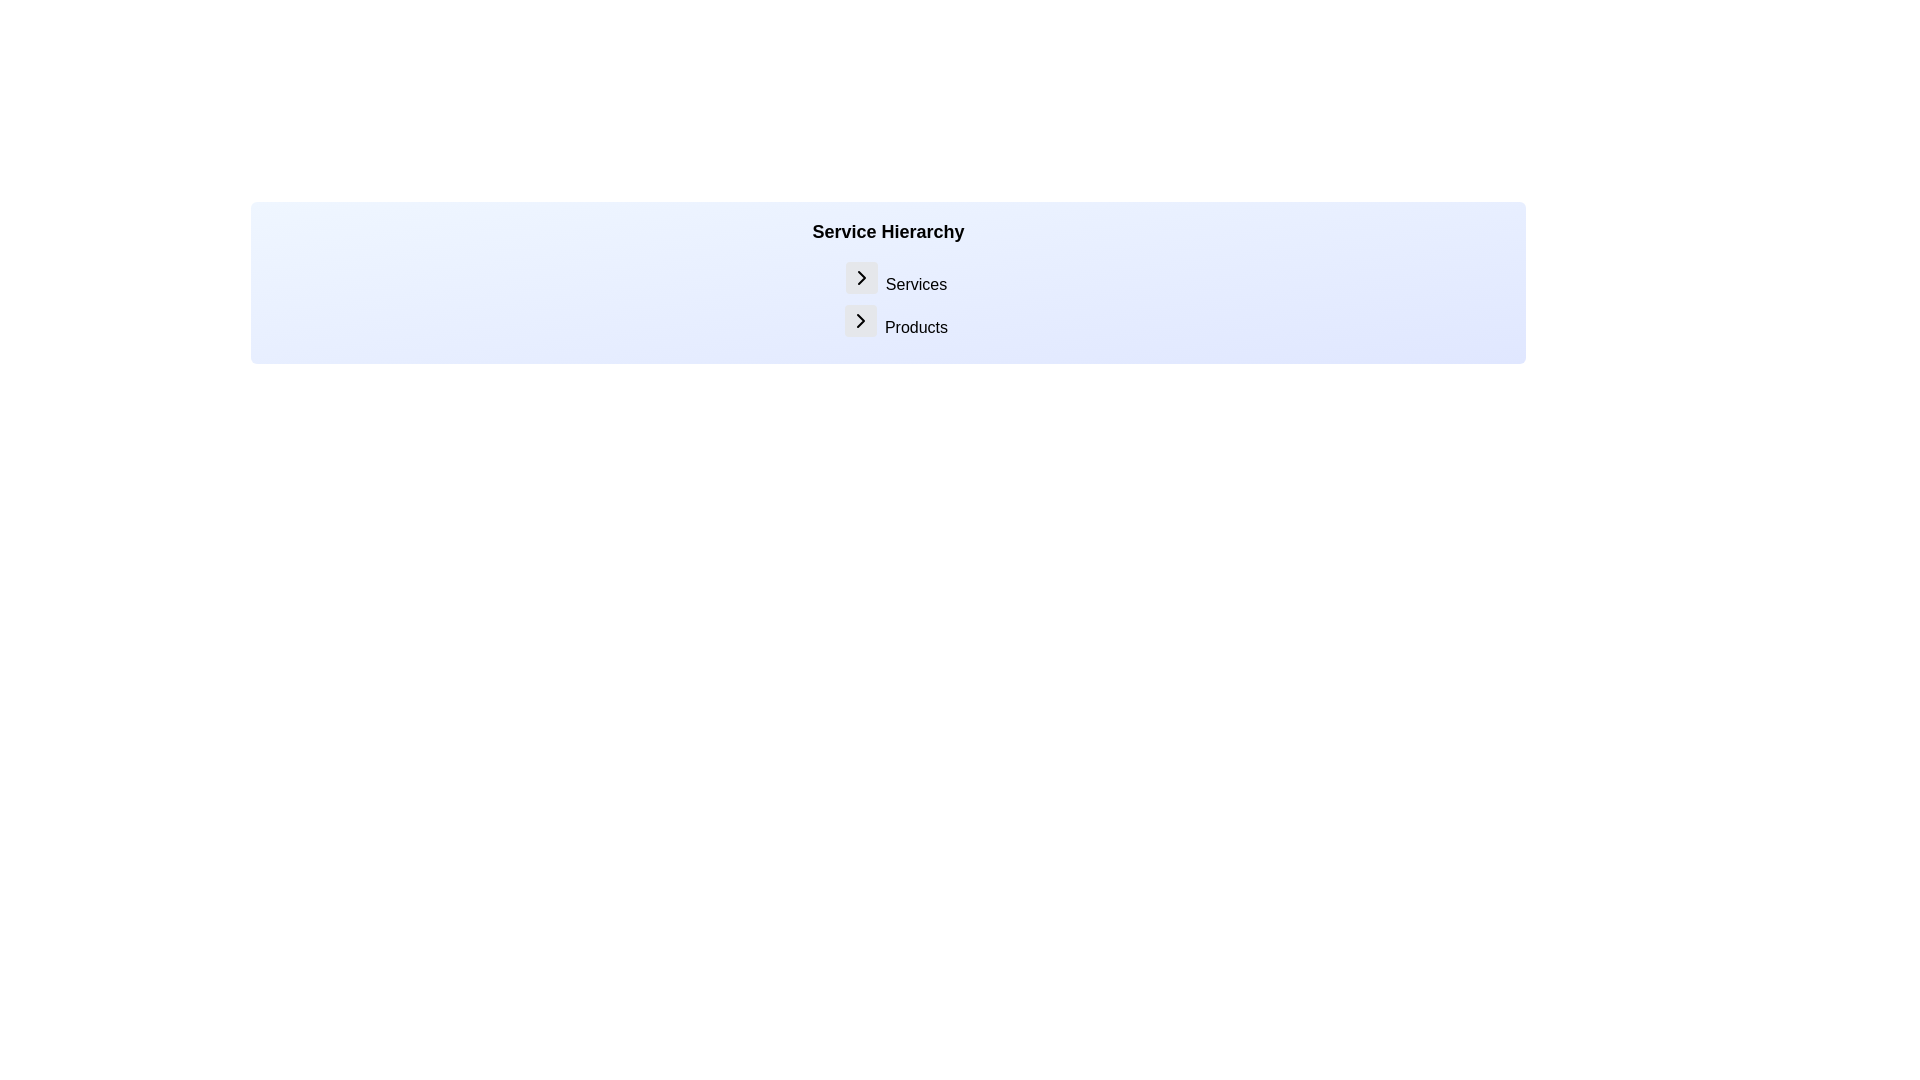 This screenshot has height=1080, width=1920. What do you see at coordinates (915, 326) in the screenshot?
I see `the text label reading 'Products', which is the second entry in the category list under 'Service Hierarchy', positioned to the right of an arrow icon` at bounding box center [915, 326].